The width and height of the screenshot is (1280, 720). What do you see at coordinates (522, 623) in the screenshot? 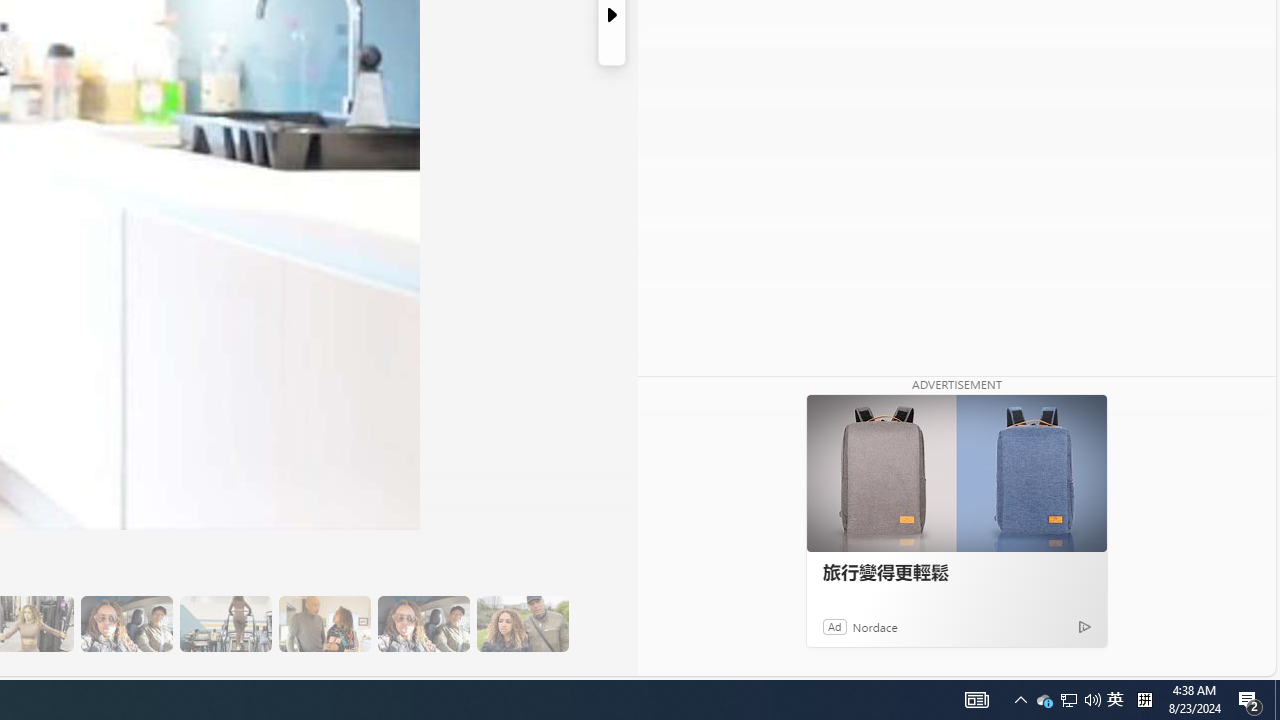
I see `'20 Overall, It Will Improve Your Health'` at bounding box center [522, 623].